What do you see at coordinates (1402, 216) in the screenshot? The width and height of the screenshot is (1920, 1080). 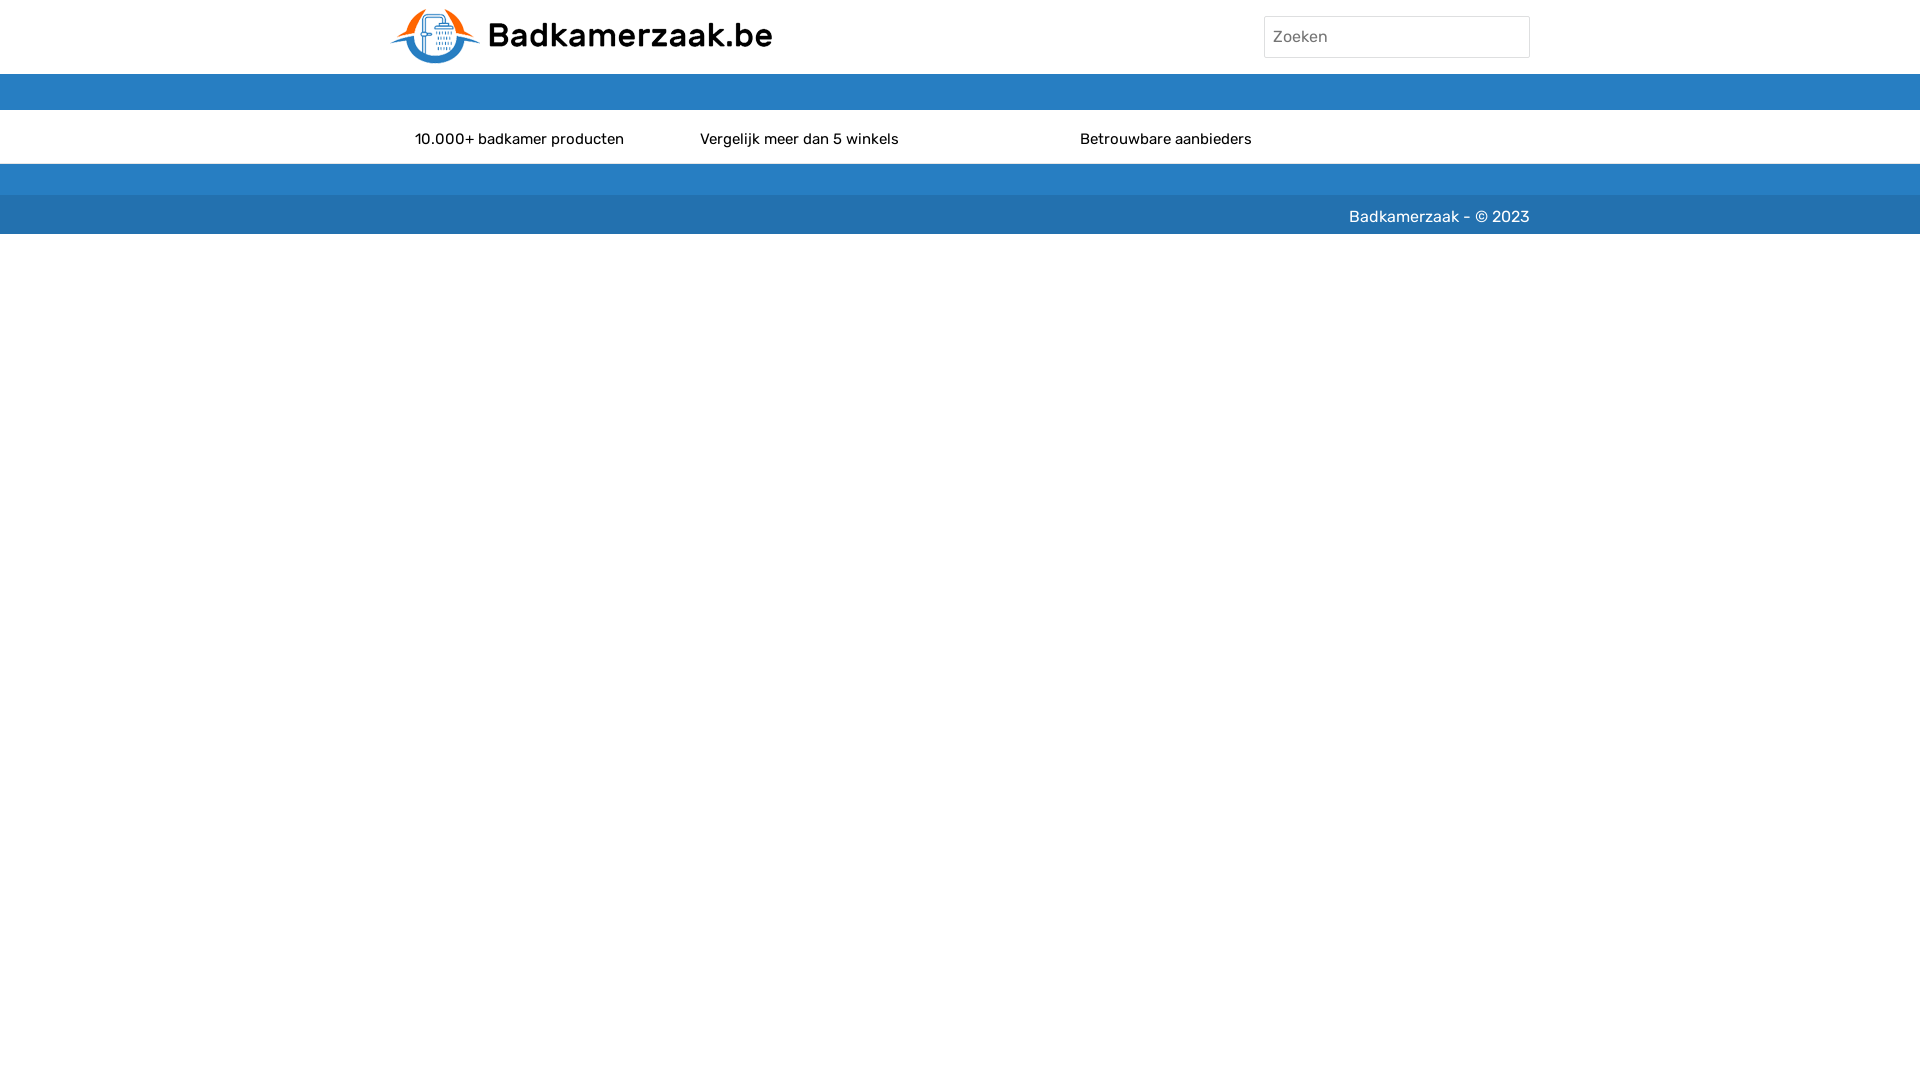 I see `'Badkamerzaak'` at bounding box center [1402, 216].